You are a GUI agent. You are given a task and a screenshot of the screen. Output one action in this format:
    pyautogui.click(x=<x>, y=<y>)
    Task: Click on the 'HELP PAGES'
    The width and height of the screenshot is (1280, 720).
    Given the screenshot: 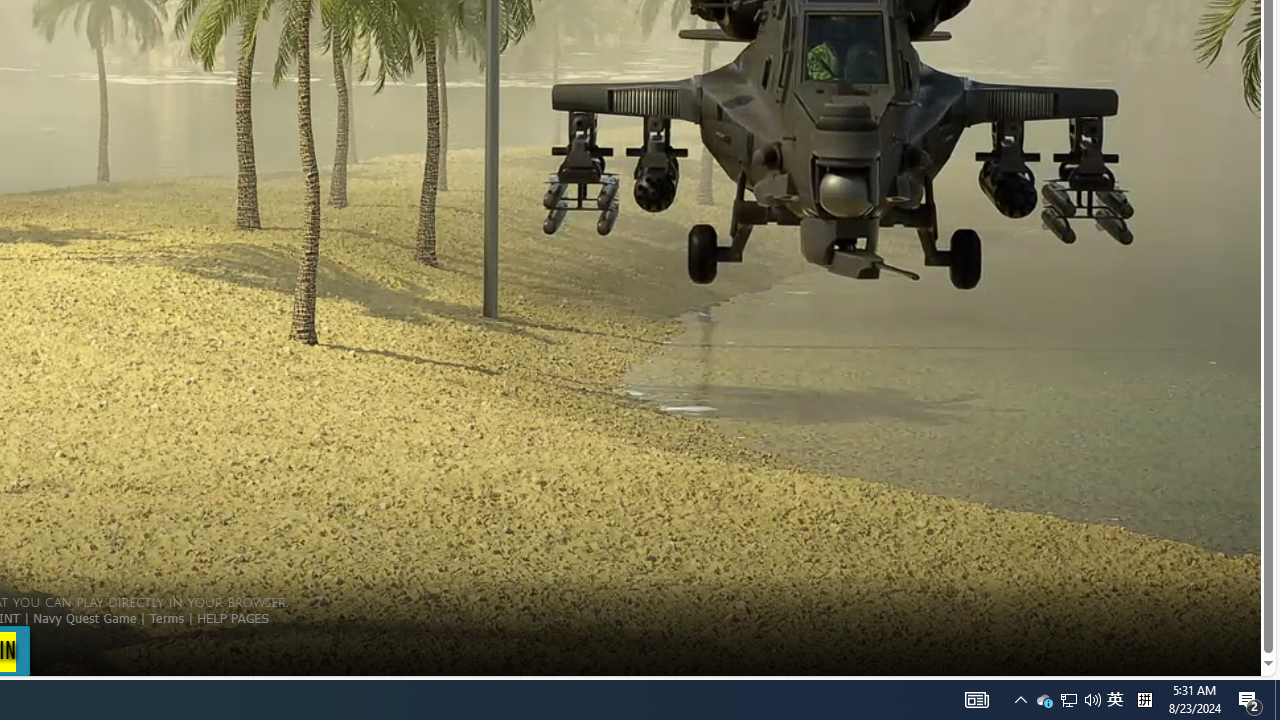 What is the action you would take?
    pyautogui.click(x=232, y=616)
    